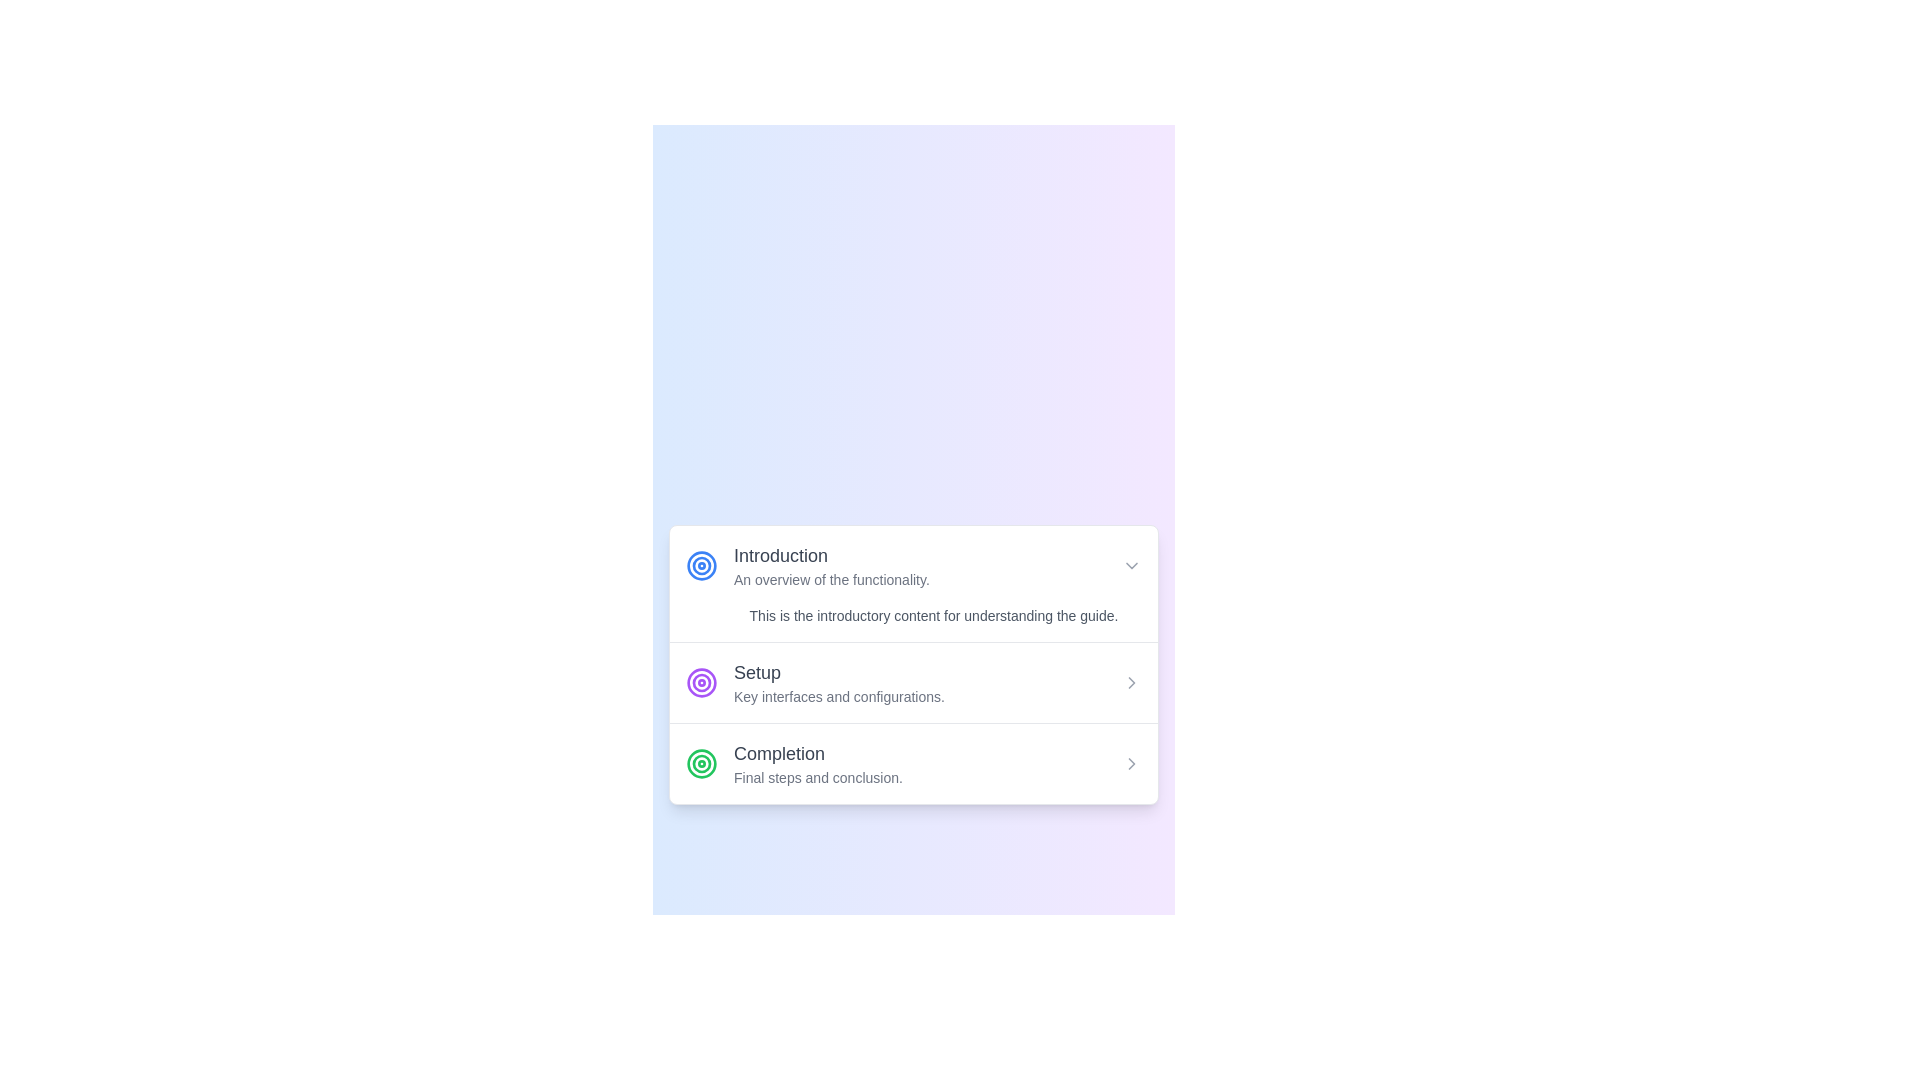  What do you see at coordinates (1132, 763) in the screenshot?
I see `the right-pointing arrow icon located in the Setup section of the interface for accessibility purposes` at bounding box center [1132, 763].